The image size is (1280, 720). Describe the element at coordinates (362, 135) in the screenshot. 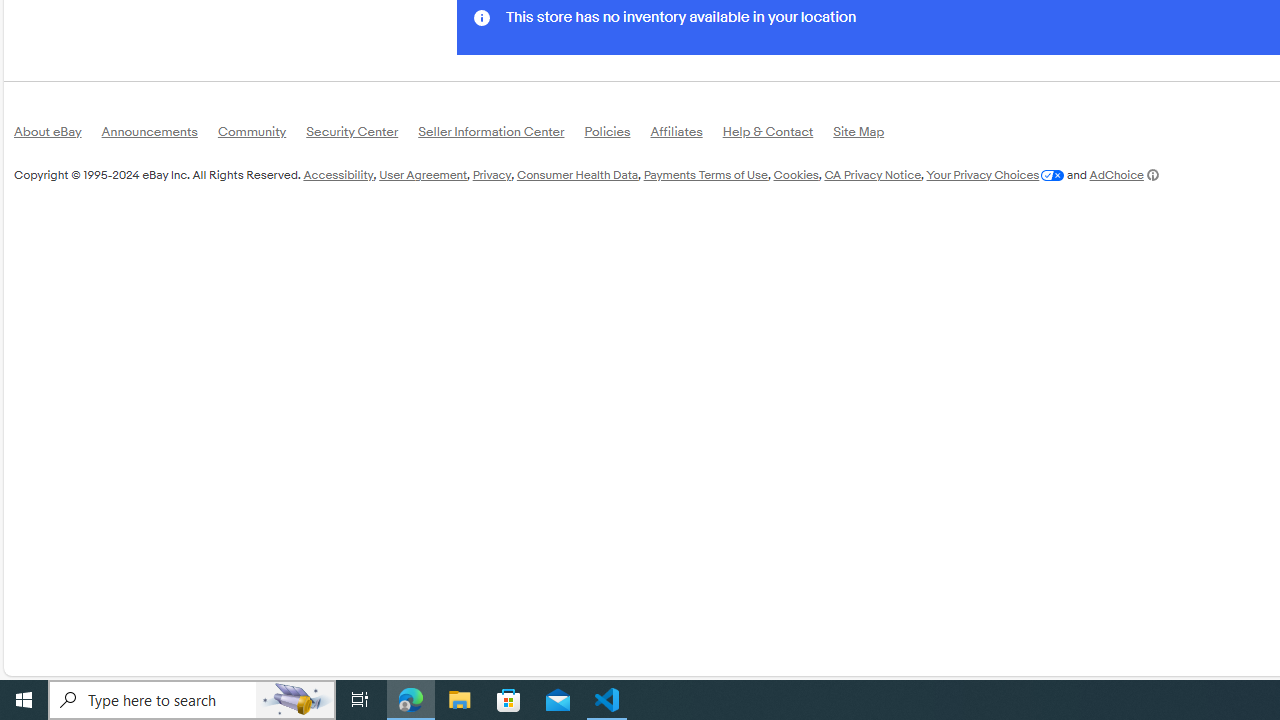

I see `'Security Center'` at that location.